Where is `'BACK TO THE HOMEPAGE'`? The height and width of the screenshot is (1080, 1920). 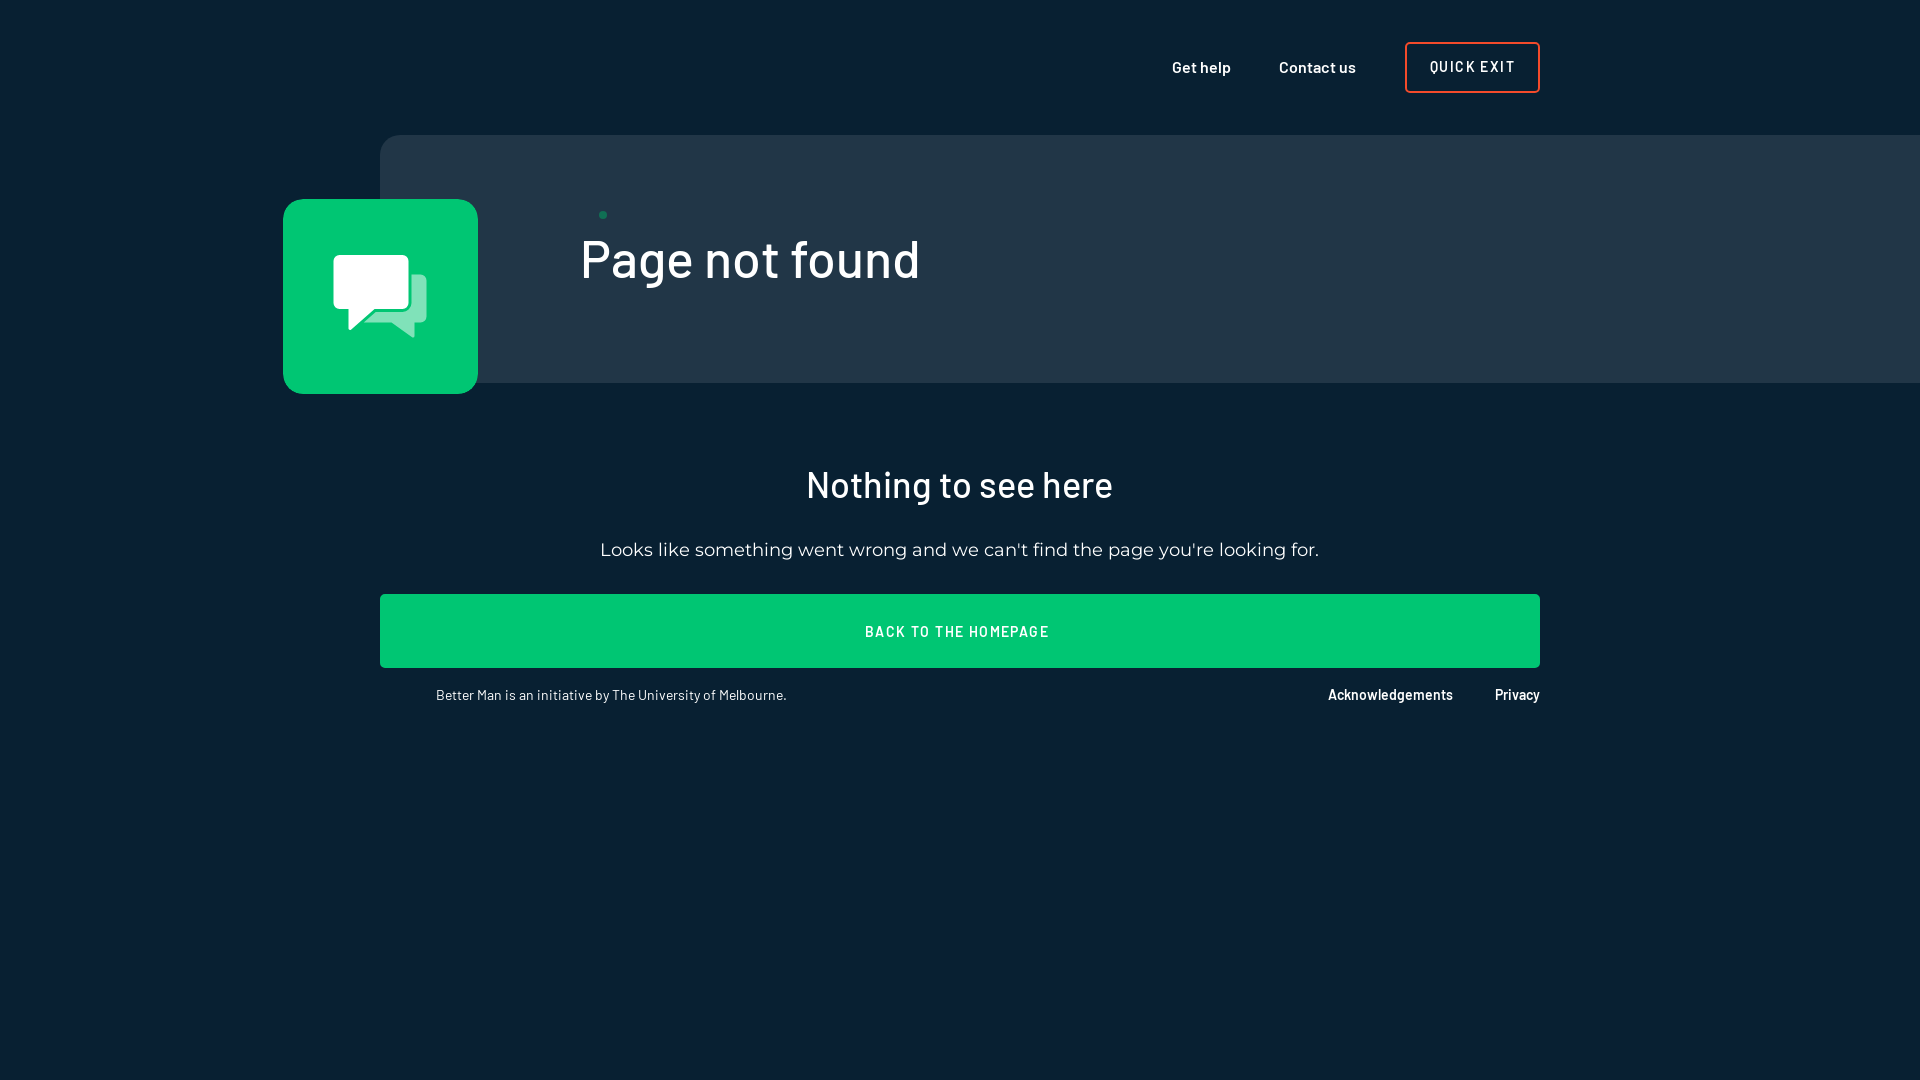 'BACK TO THE HOMEPAGE' is located at coordinates (960, 631).